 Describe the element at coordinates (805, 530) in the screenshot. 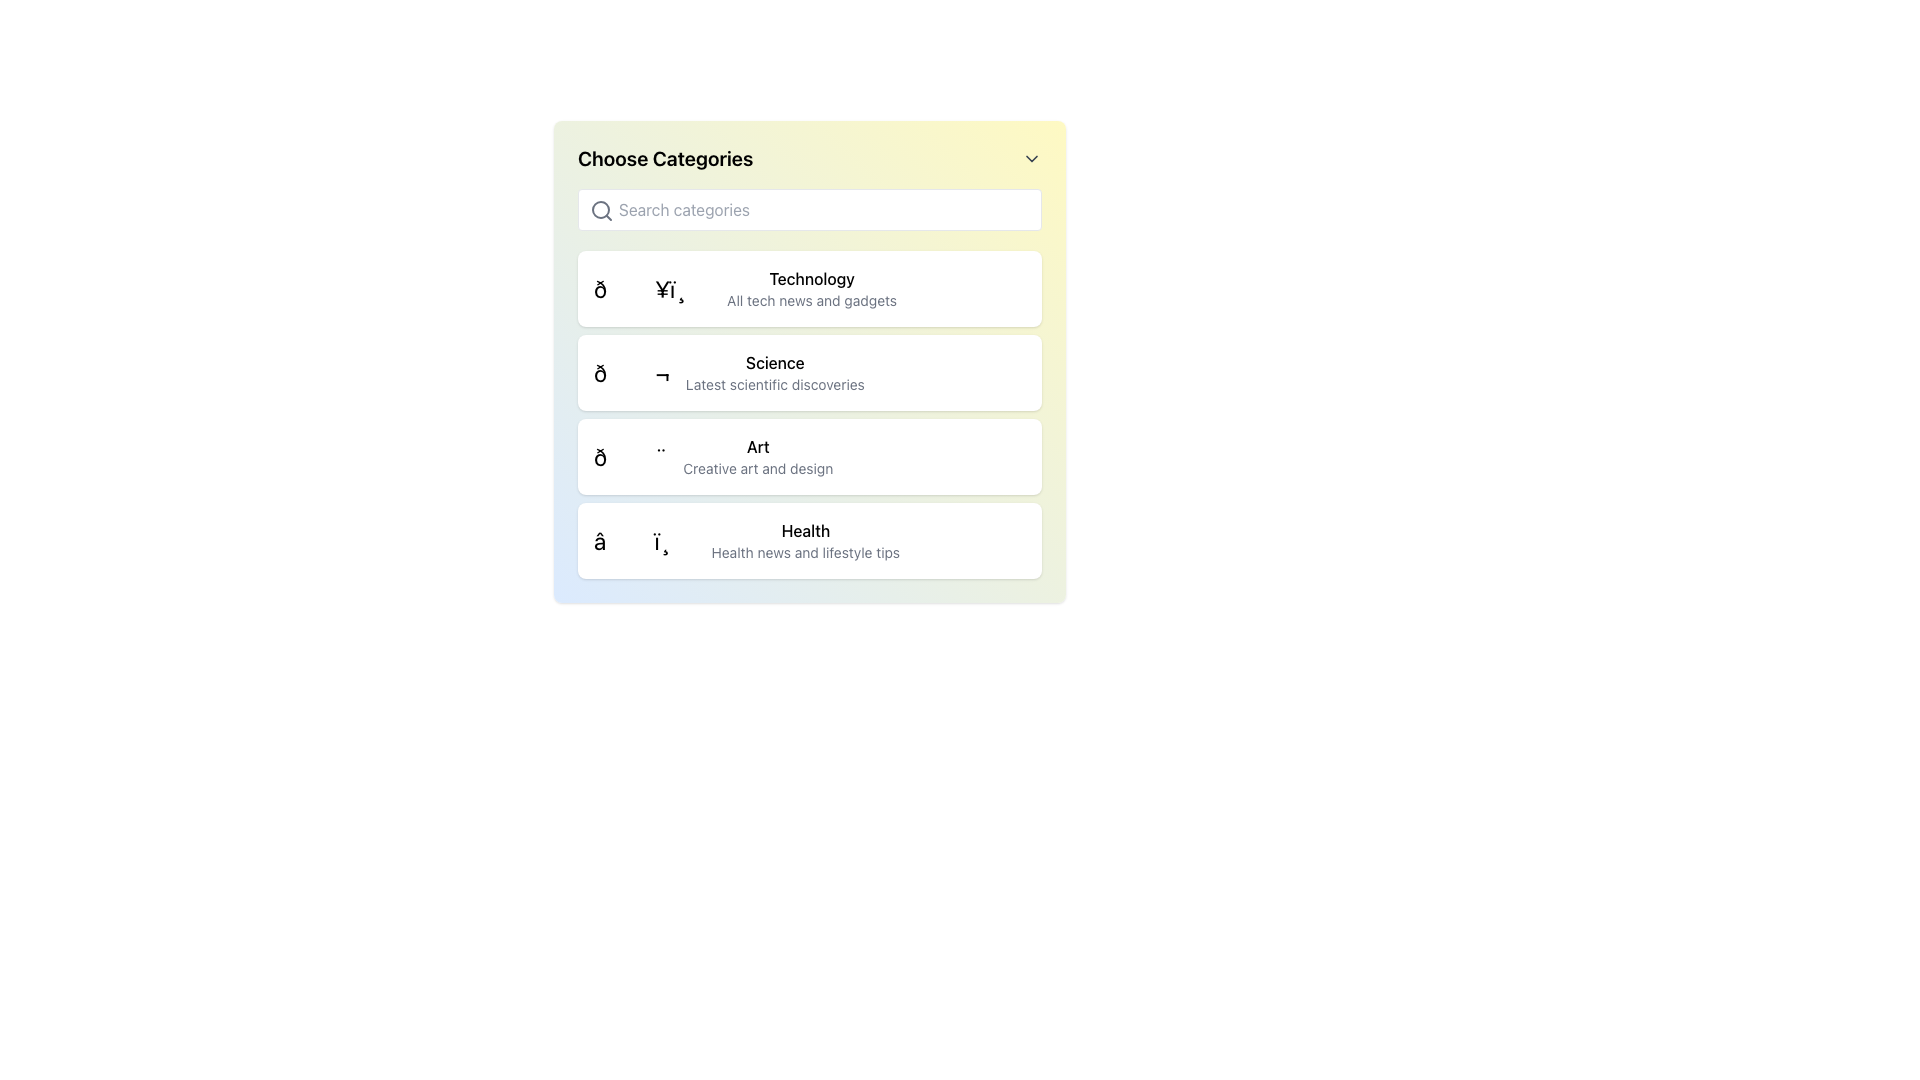

I see `the 'Health' category title text label, which is the heading in the fourth list item of the 'Choose Categories' menu` at that location.